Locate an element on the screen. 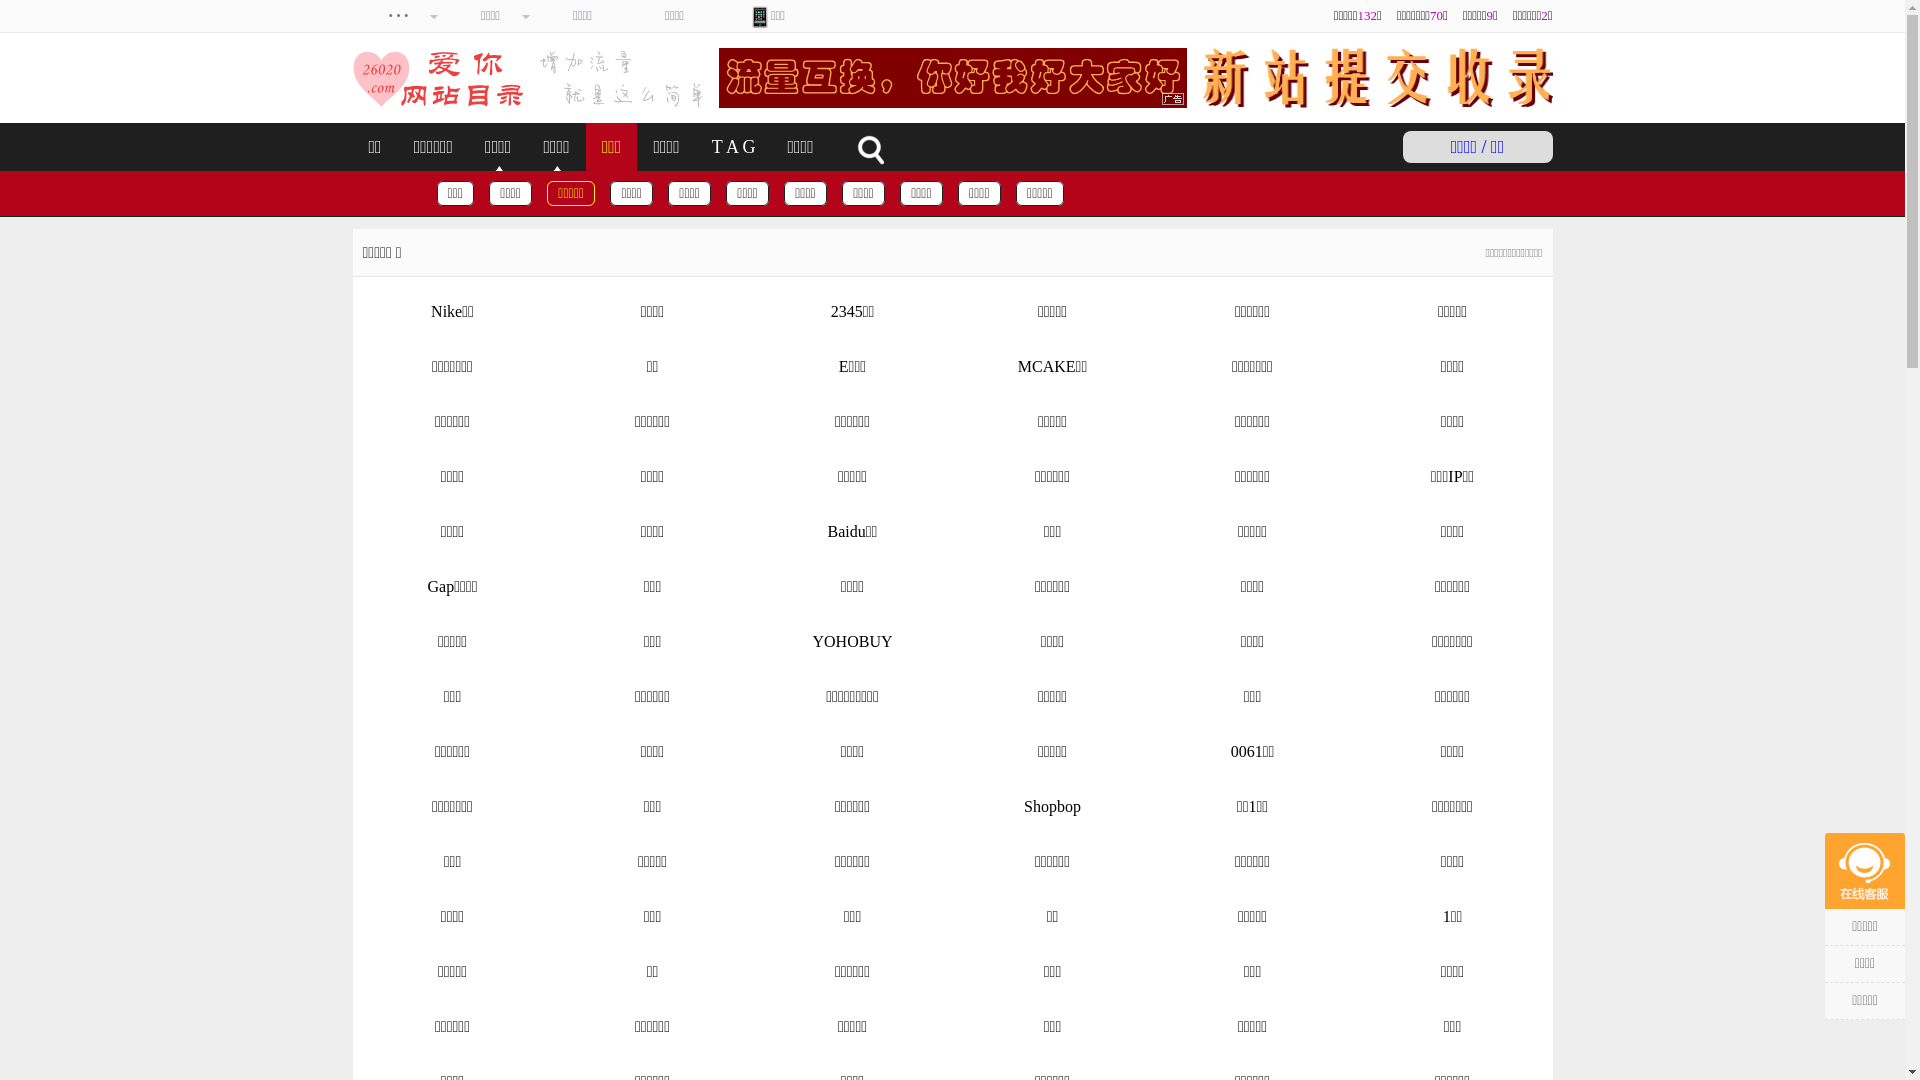 This screenshot has height=1080, width=1920. 'YOHOBUY' is located at coordinates (851, 641).